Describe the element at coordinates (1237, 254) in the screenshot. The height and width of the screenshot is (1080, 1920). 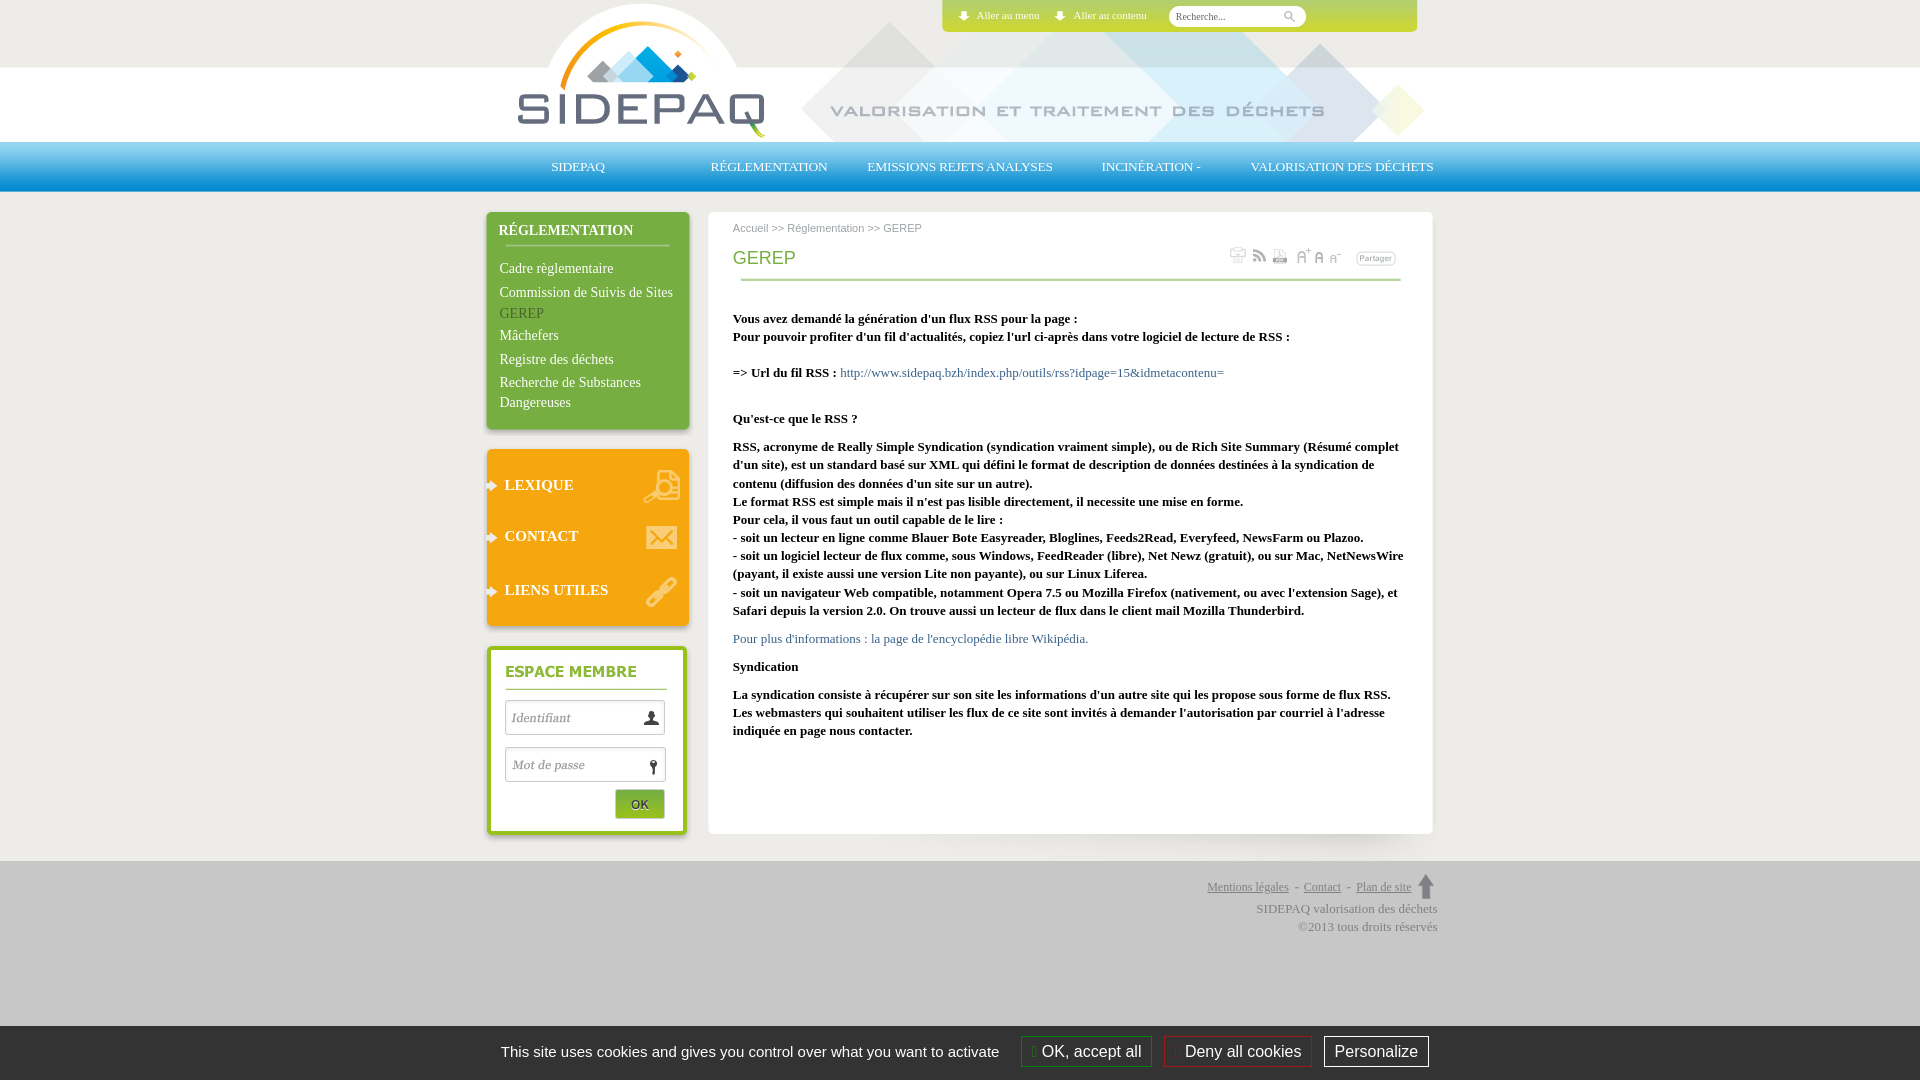
I see `'Imprimer la page'` at that location.